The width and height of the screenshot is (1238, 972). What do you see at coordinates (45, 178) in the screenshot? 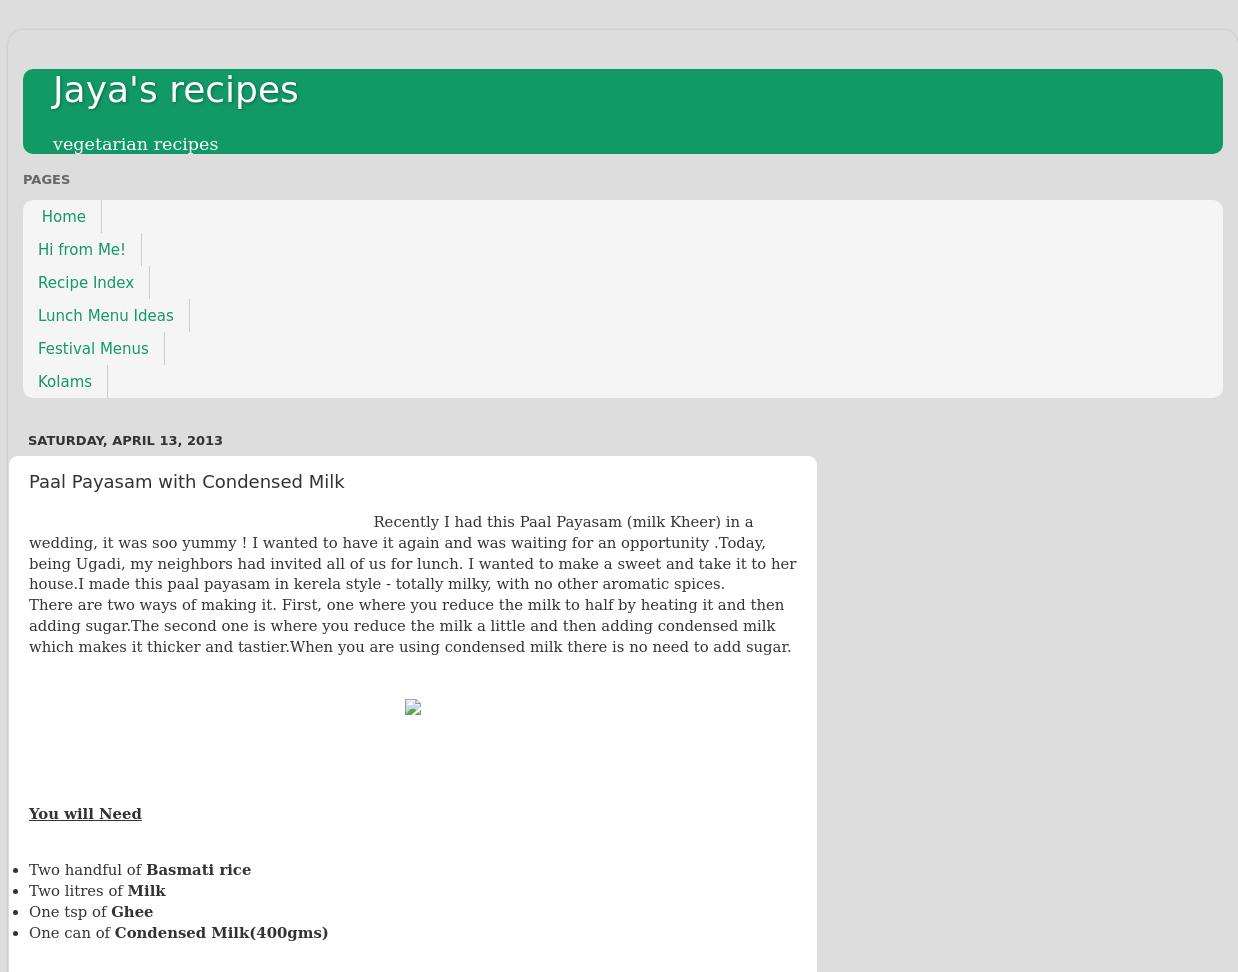
I see `'Pages'` at bounding box center [45, 178].